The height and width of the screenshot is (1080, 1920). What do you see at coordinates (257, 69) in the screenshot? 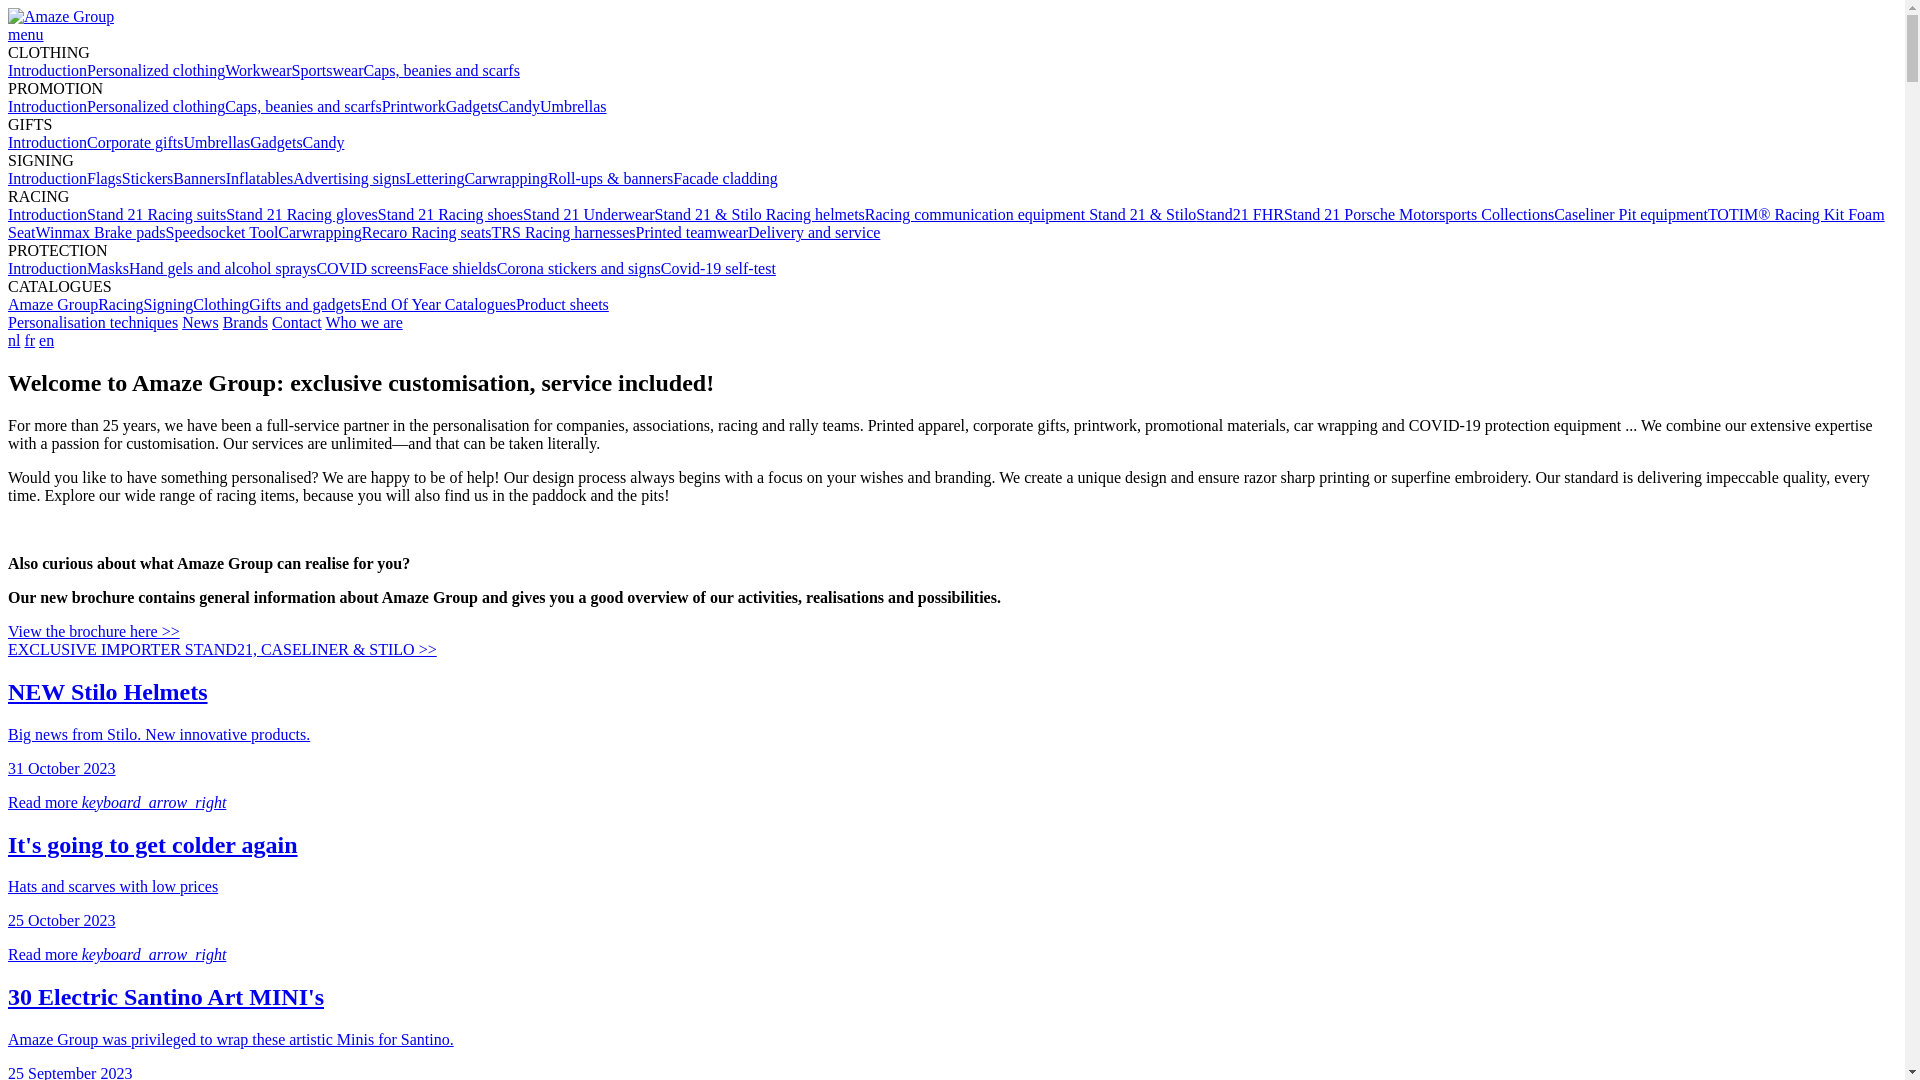
I see `'Workwear'` at bounding box center [257, 69].